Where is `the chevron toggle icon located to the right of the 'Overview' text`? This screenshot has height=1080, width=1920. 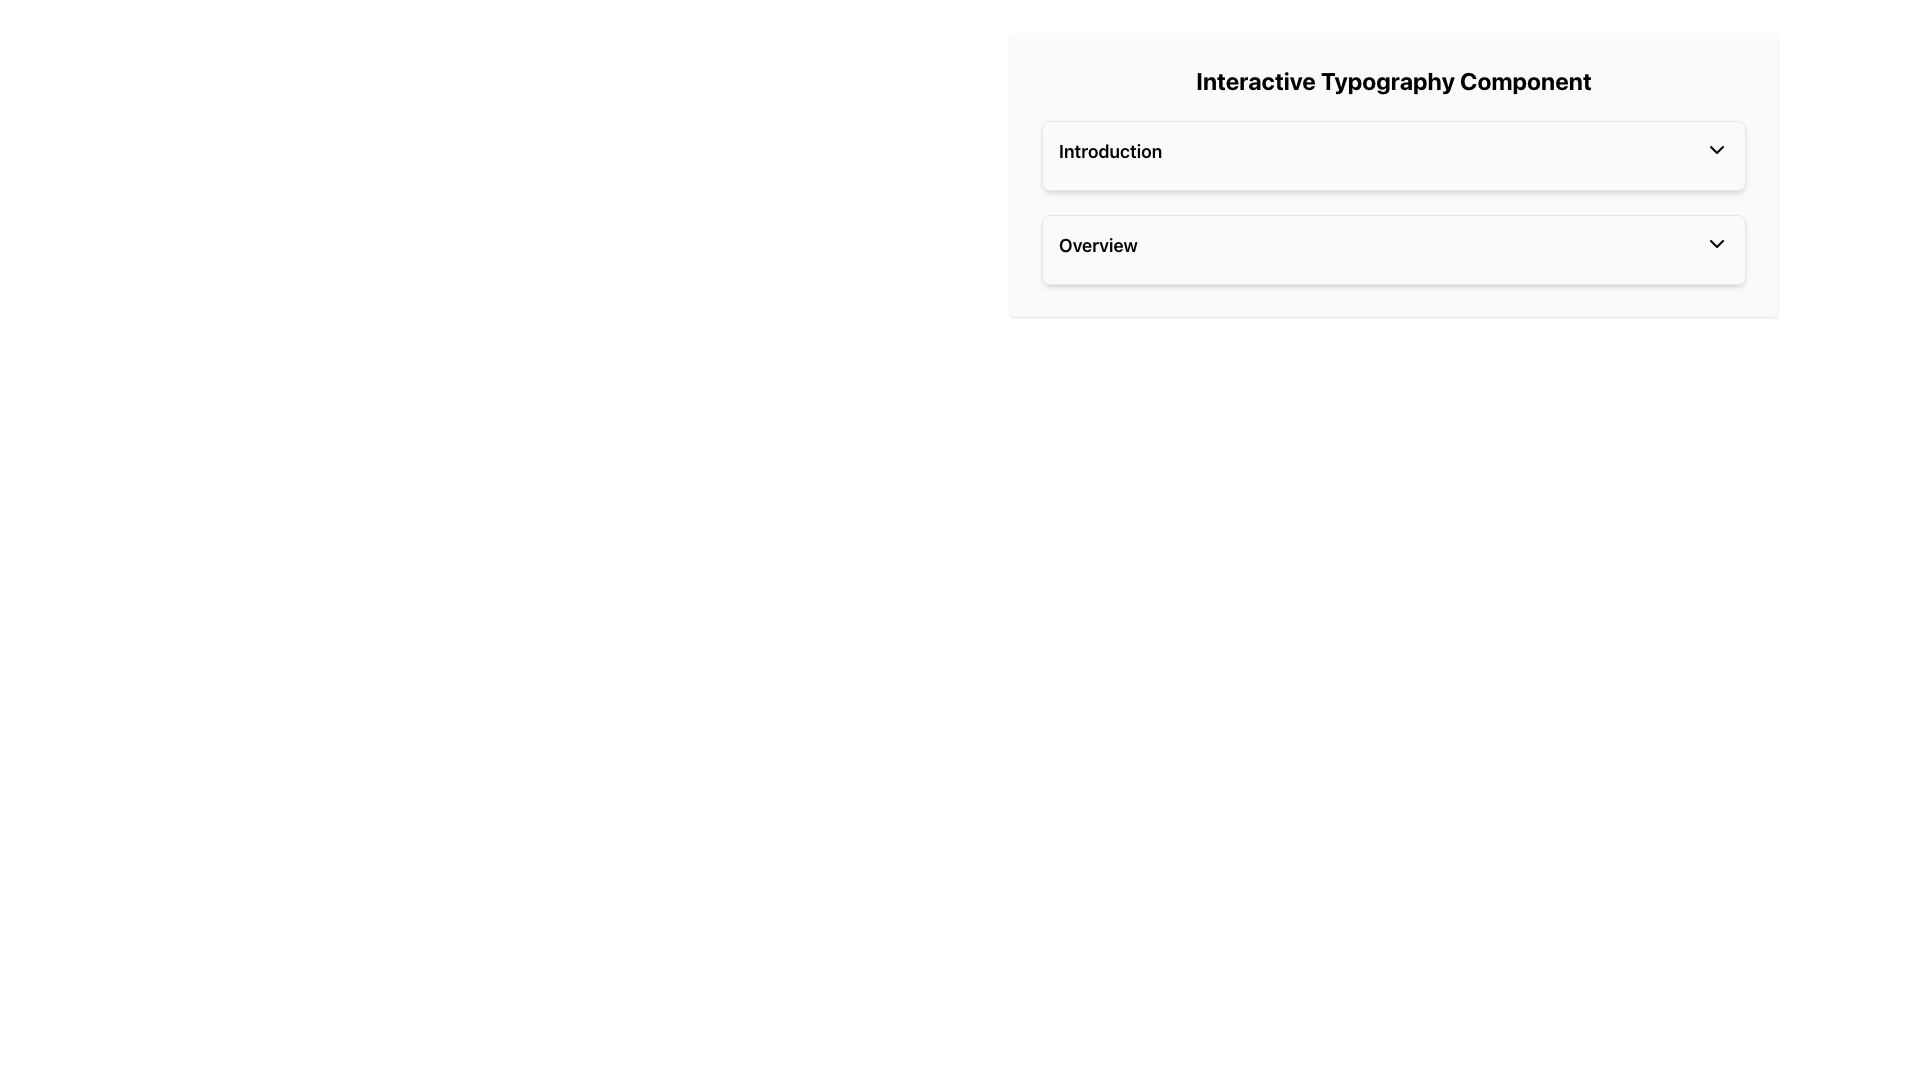
the chevron toggle icon located to the right of the 'Overview' text is located at coordinates (1716, 242).